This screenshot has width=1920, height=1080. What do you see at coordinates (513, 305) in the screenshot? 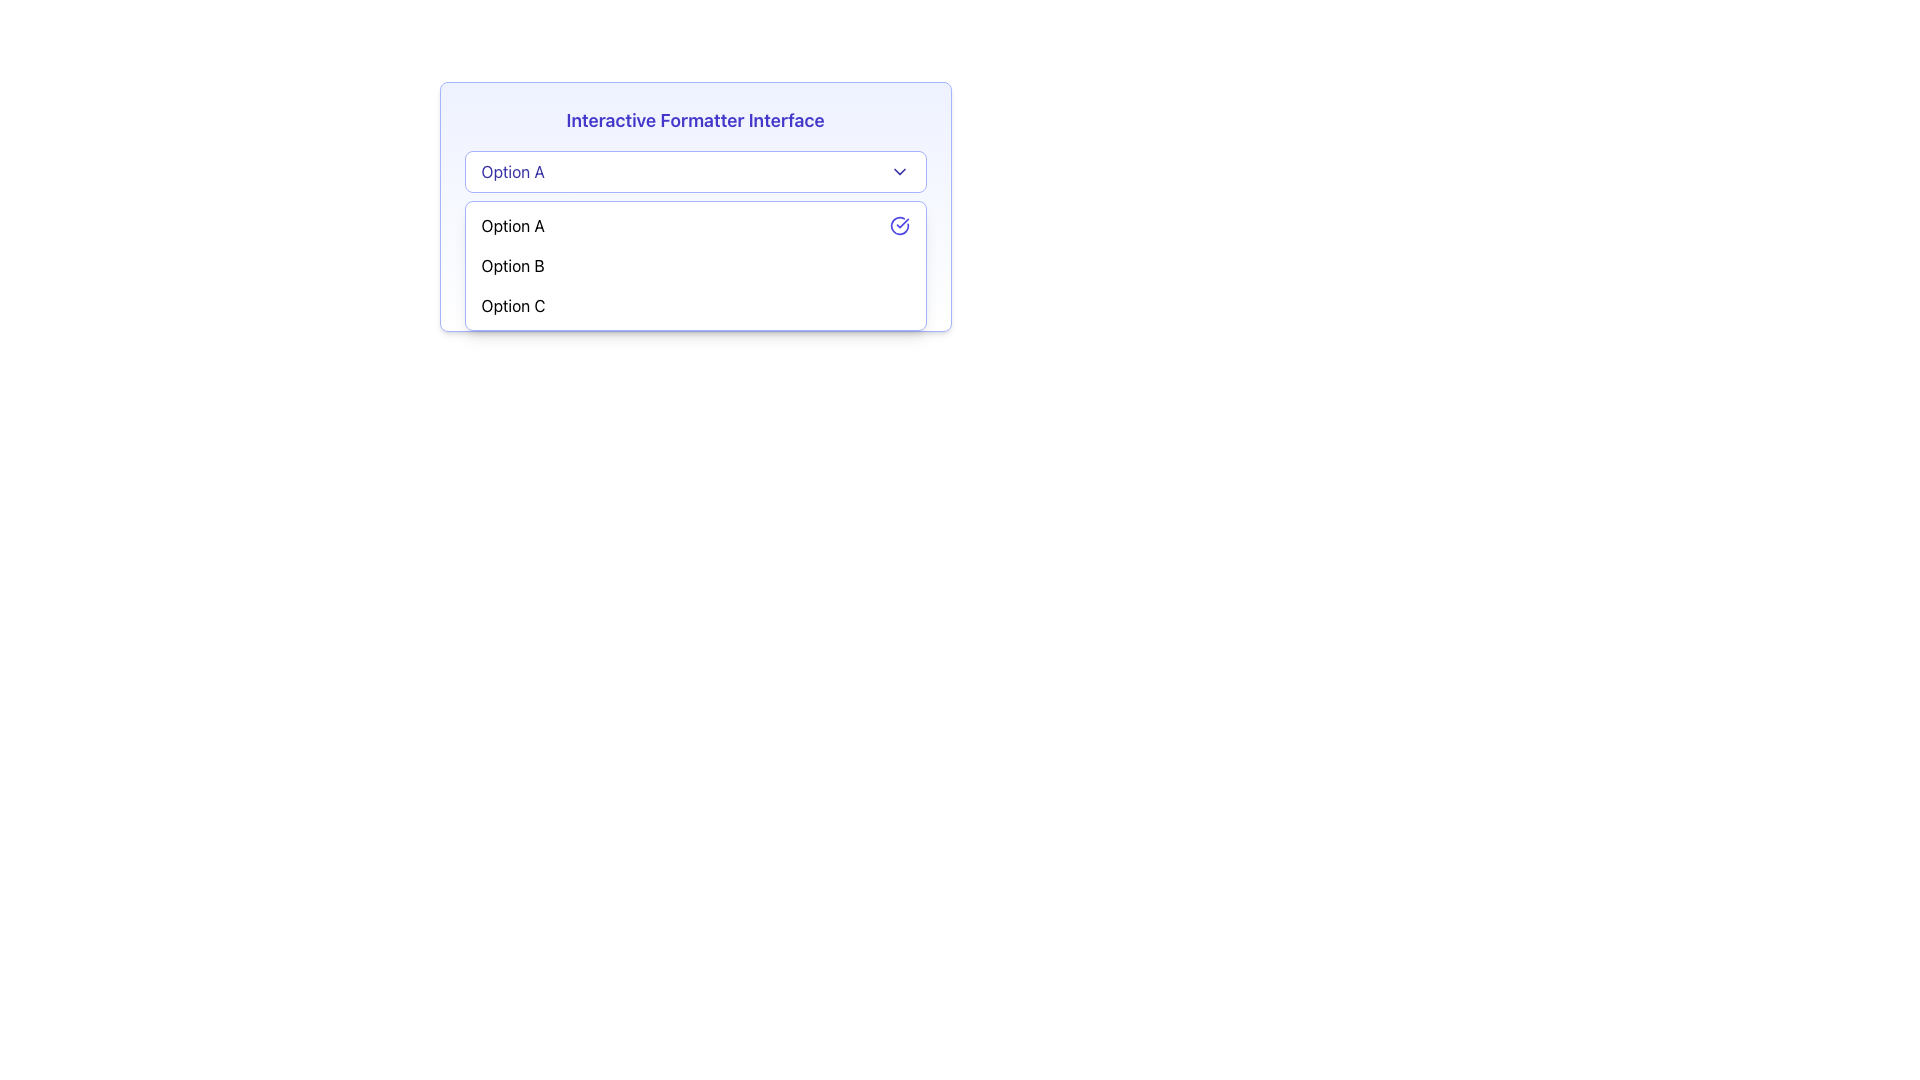
I see `the 'Option C' text label element, which is the third item in the dropdown menu` at bounding box center [513, 305].